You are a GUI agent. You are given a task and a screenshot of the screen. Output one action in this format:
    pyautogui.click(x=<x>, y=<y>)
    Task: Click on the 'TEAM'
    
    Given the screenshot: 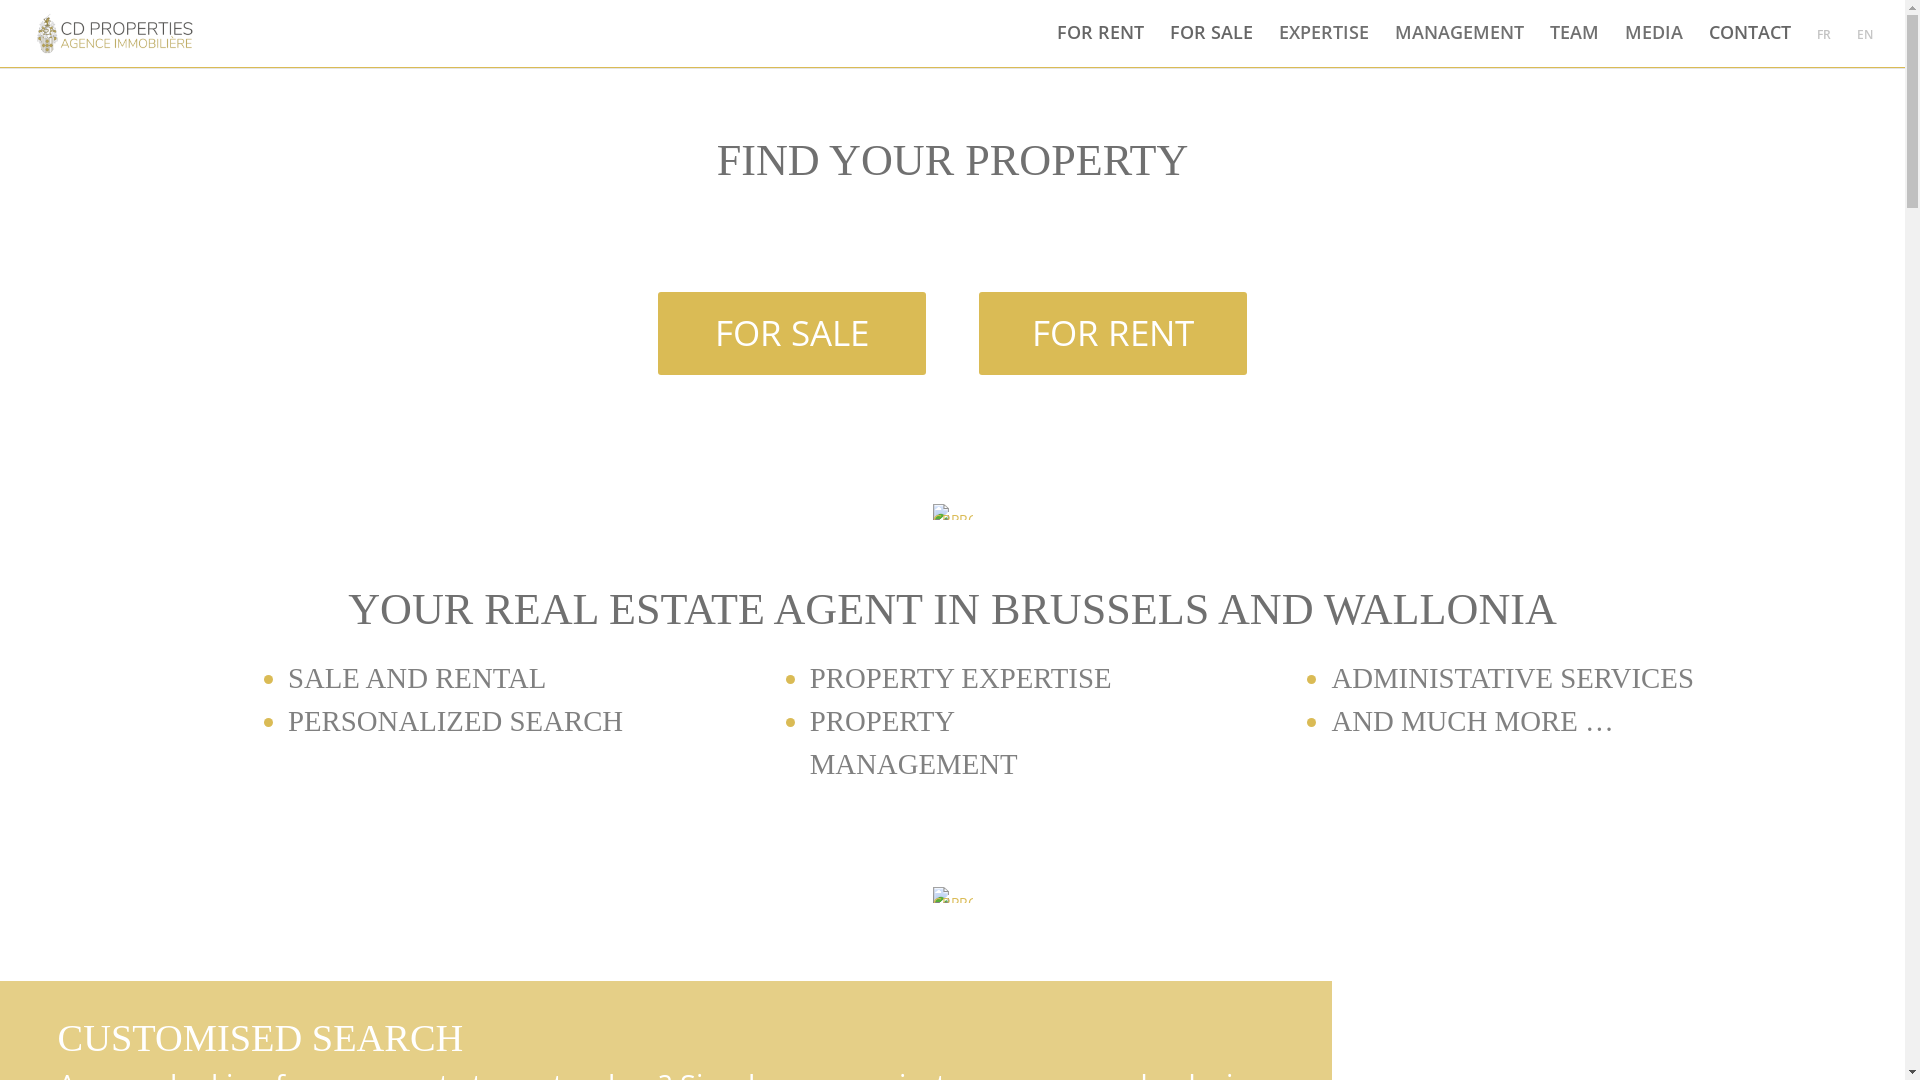 What is the action you would take?
    pyautogui.click(x=1573, y=44)
    